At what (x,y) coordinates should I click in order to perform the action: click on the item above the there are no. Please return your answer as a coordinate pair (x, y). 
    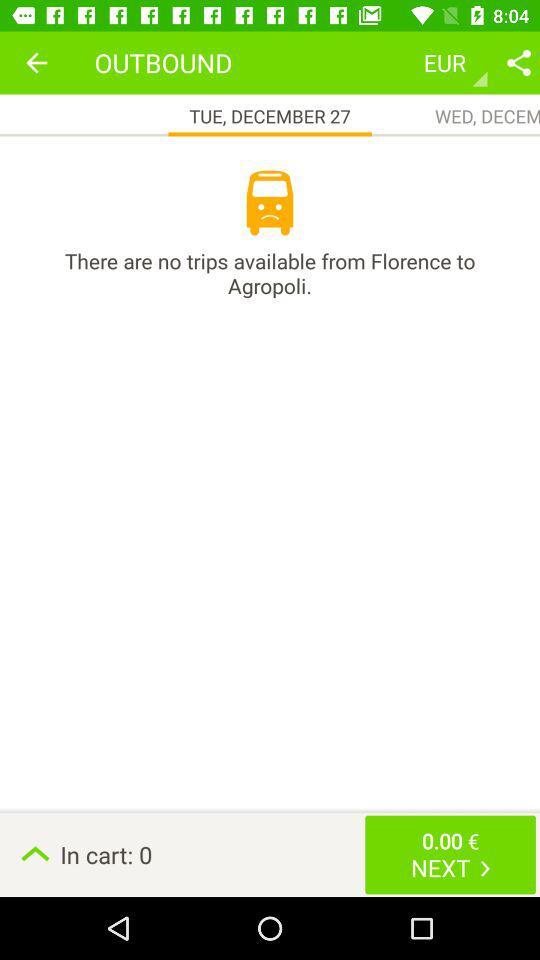
    Looking at the image, I should click on (270, 203).